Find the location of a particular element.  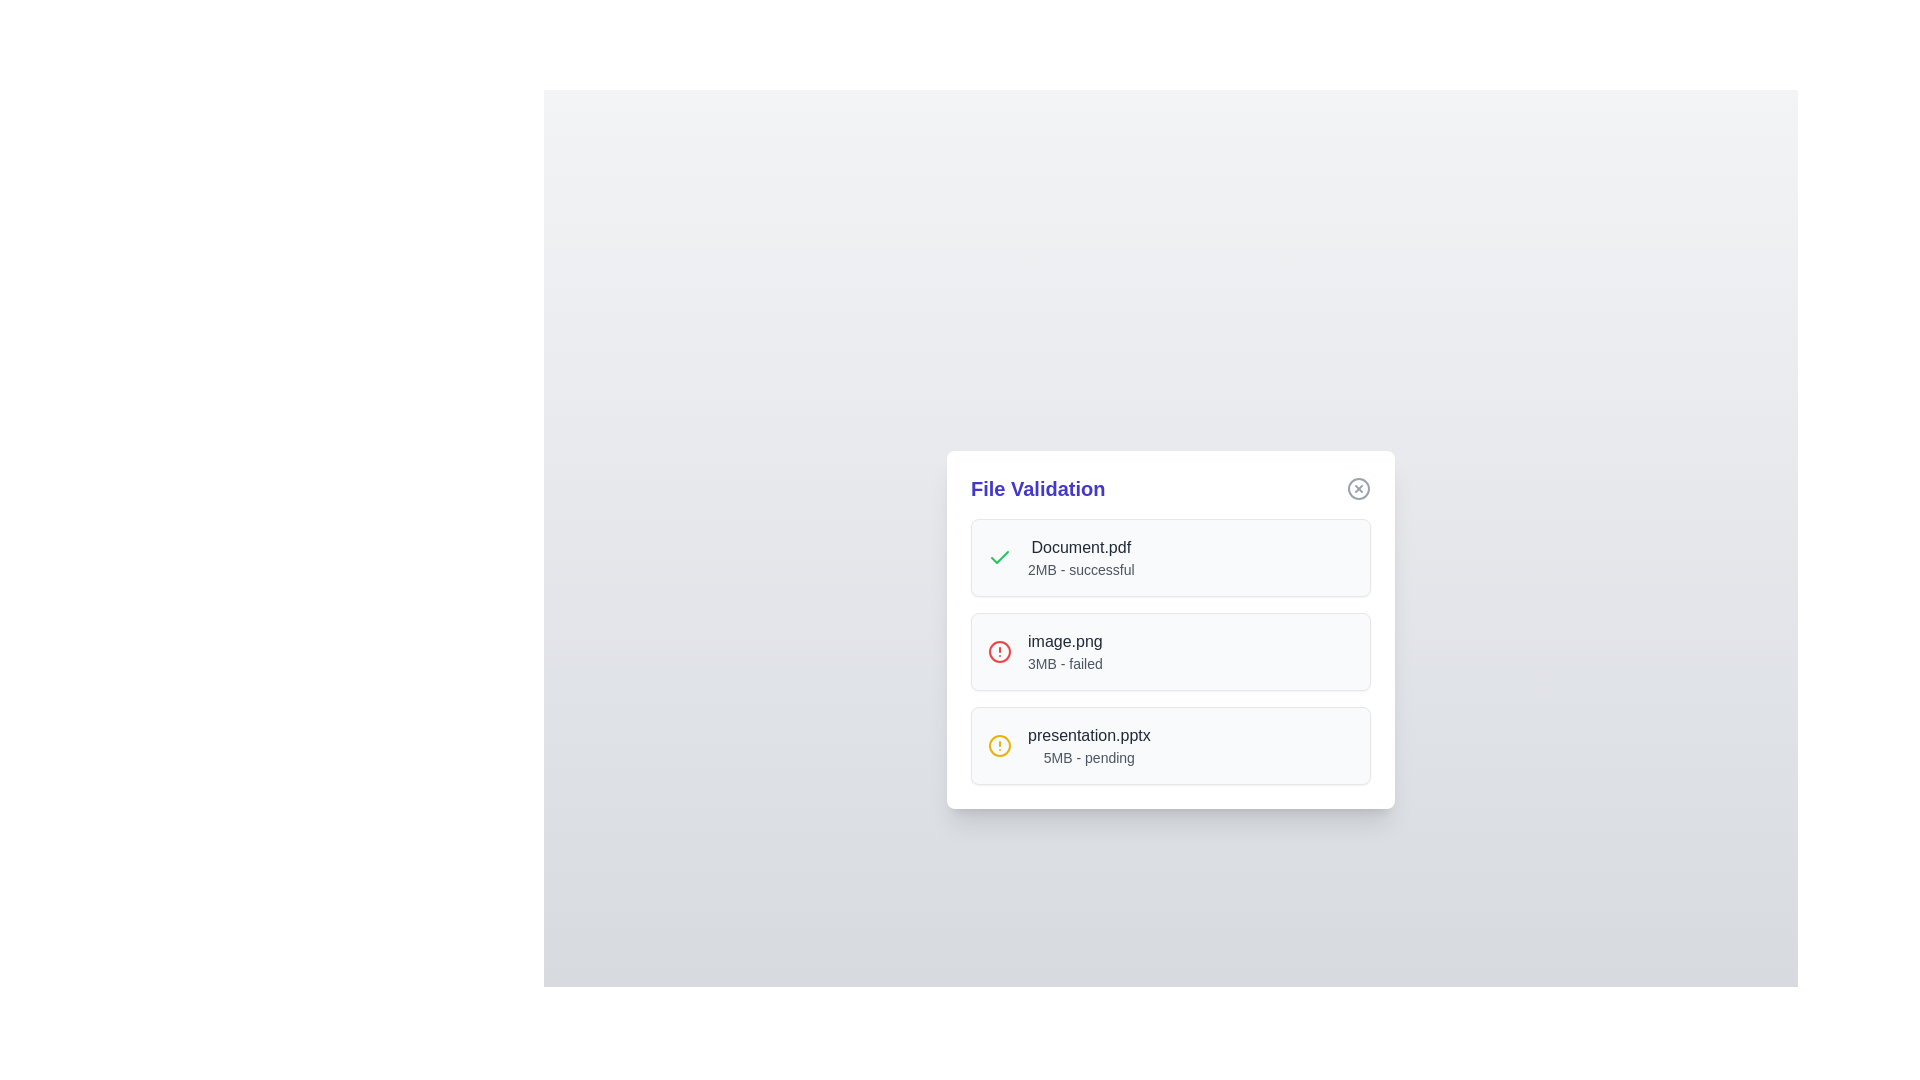

the status icon of the file Document.pdf to inspect its status is located at coordinates (999, 558).